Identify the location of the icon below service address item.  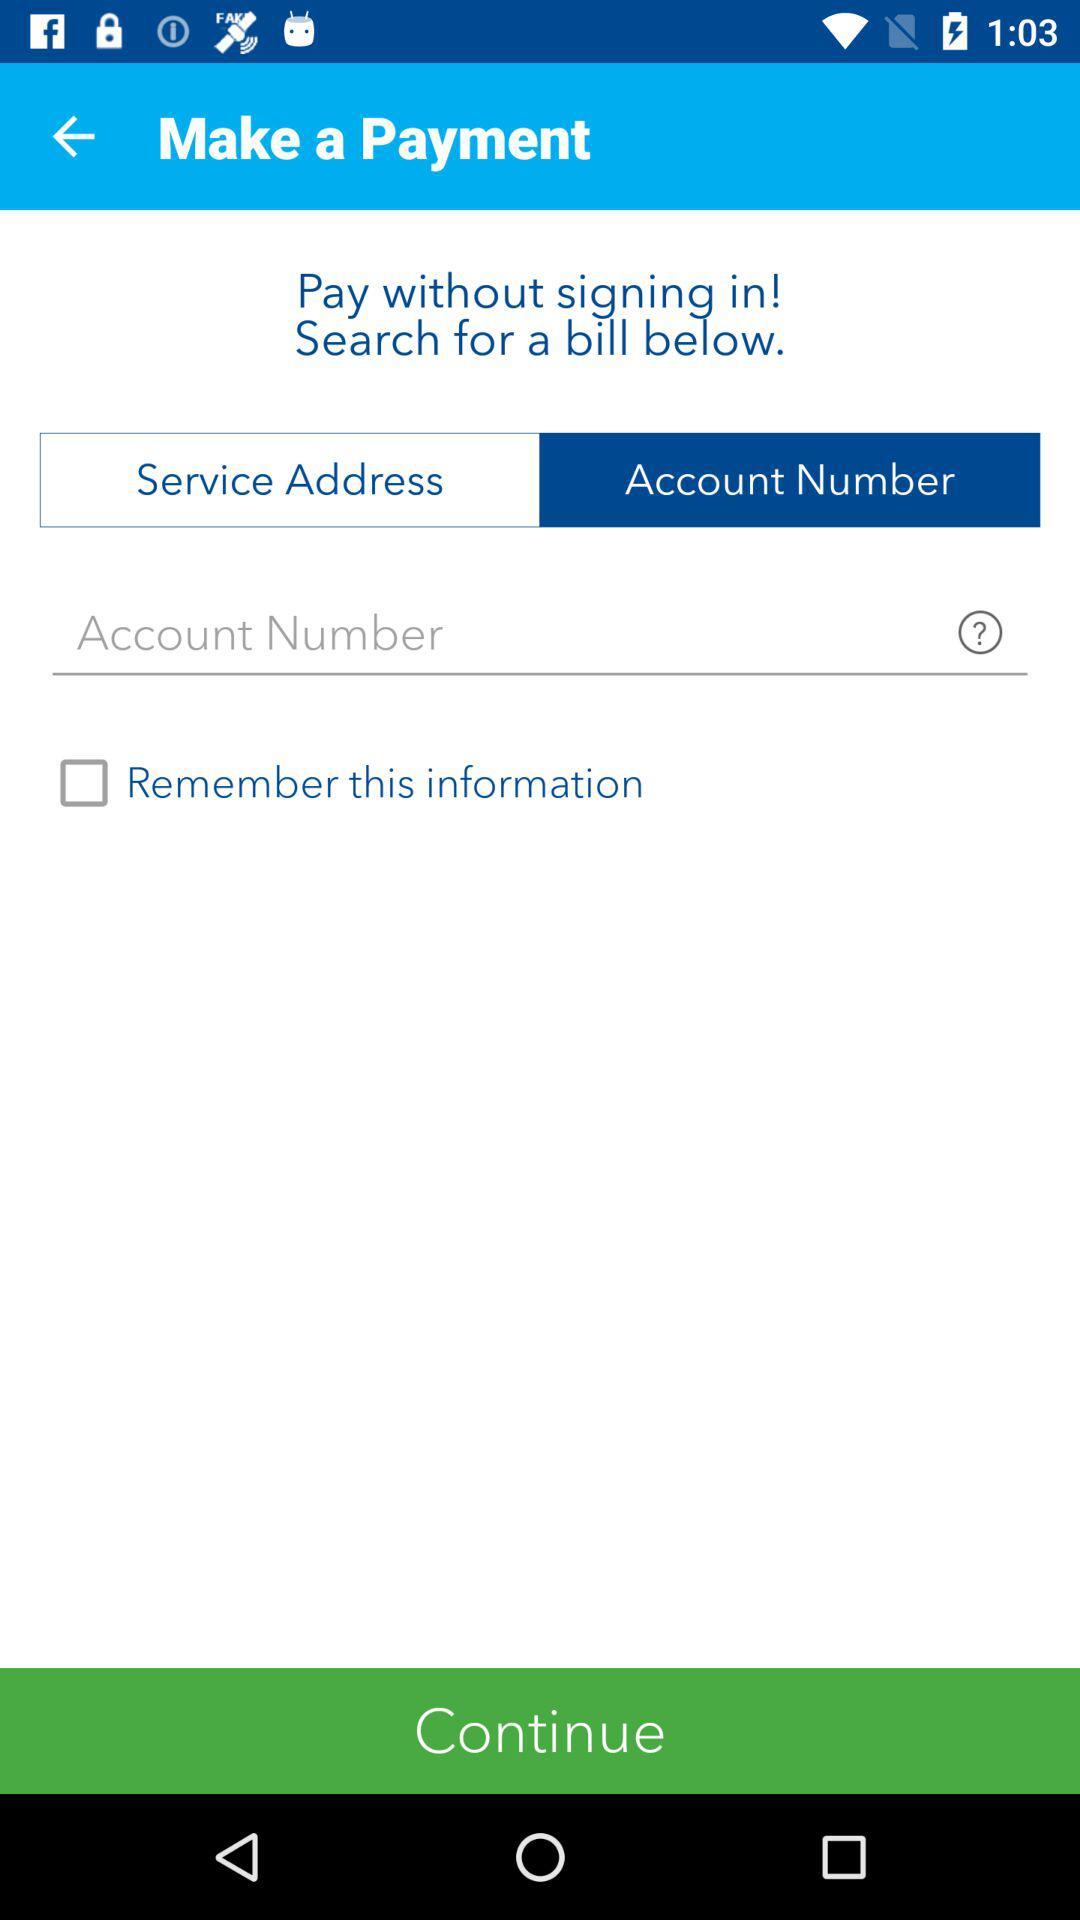
(540, 632).